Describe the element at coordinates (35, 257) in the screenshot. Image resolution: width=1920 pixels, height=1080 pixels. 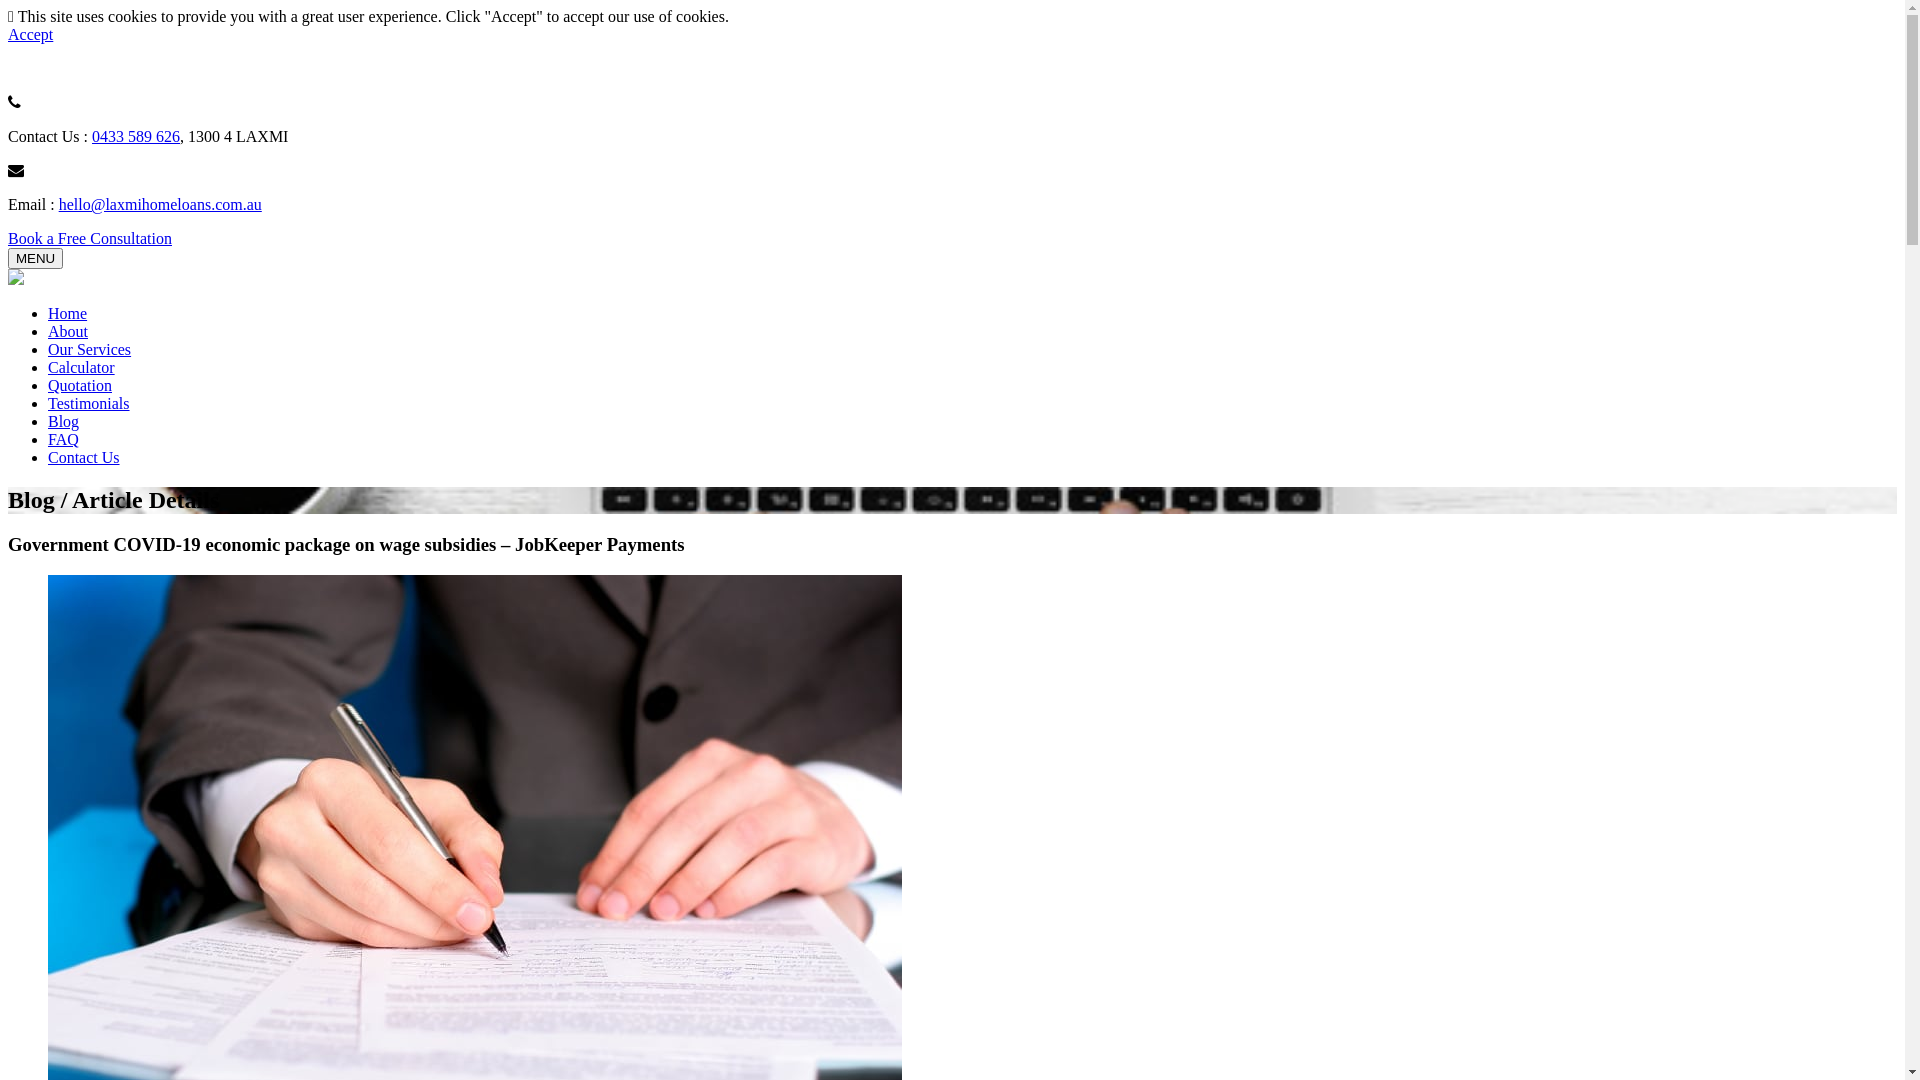
I see `'MENU'` at that location.